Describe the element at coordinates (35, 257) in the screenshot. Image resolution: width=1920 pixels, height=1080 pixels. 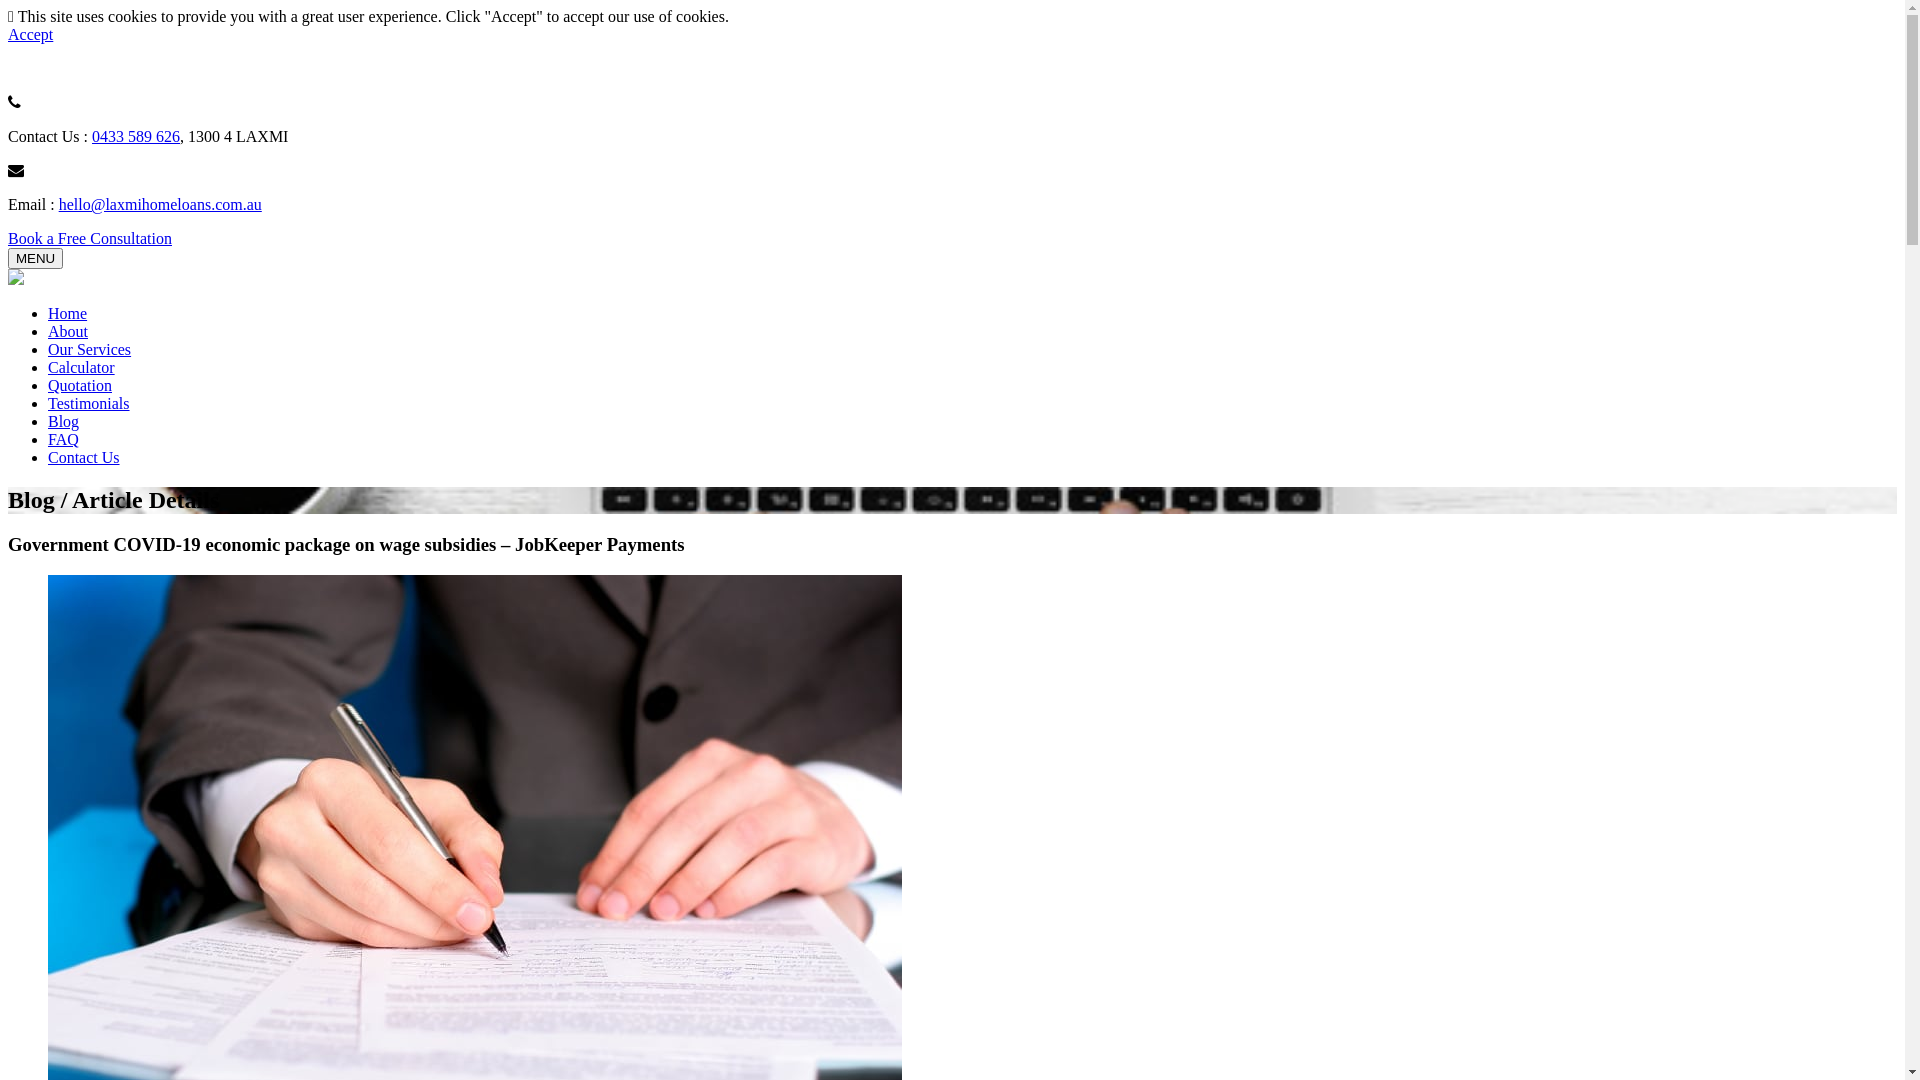
I see `'MENU'` at that location.